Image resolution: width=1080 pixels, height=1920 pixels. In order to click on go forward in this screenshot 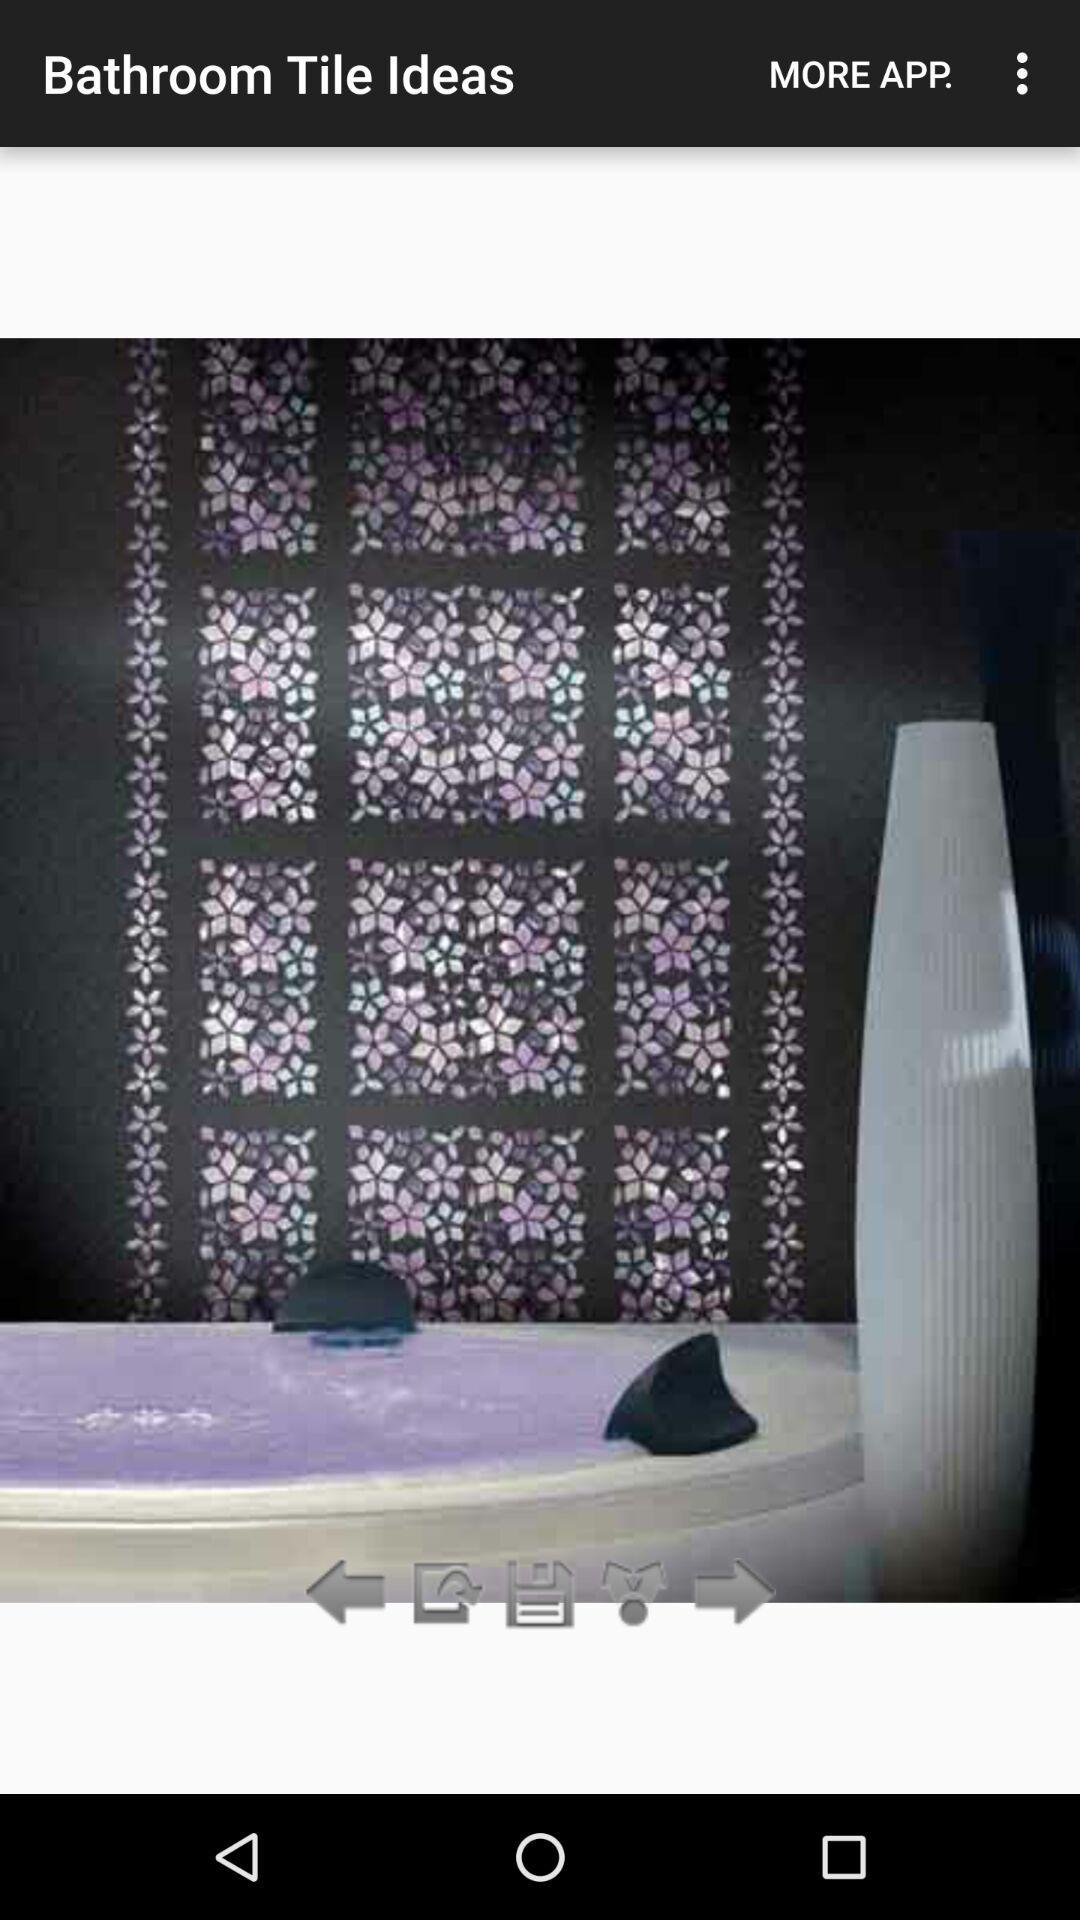, I will do `click(729, 1593)`.